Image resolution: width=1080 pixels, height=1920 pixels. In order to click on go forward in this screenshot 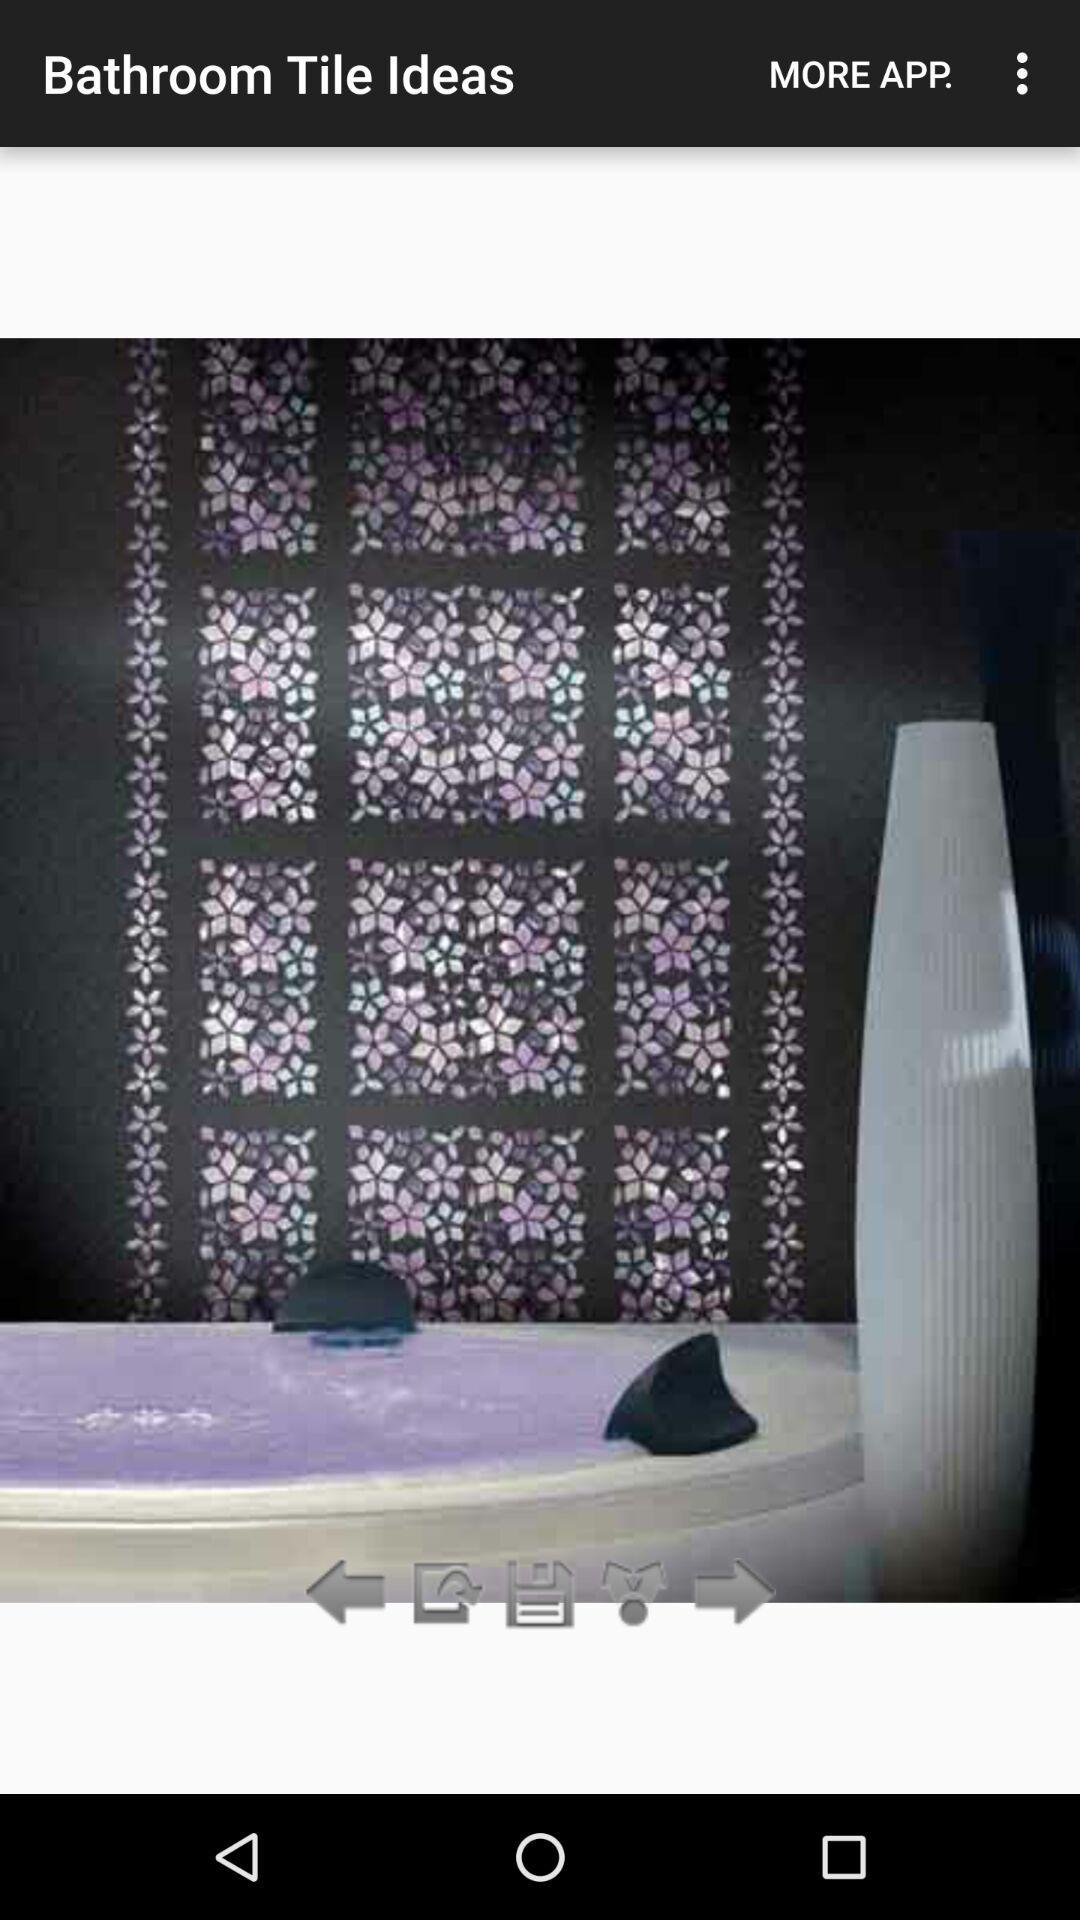, I will do `click(729, 1593)`.